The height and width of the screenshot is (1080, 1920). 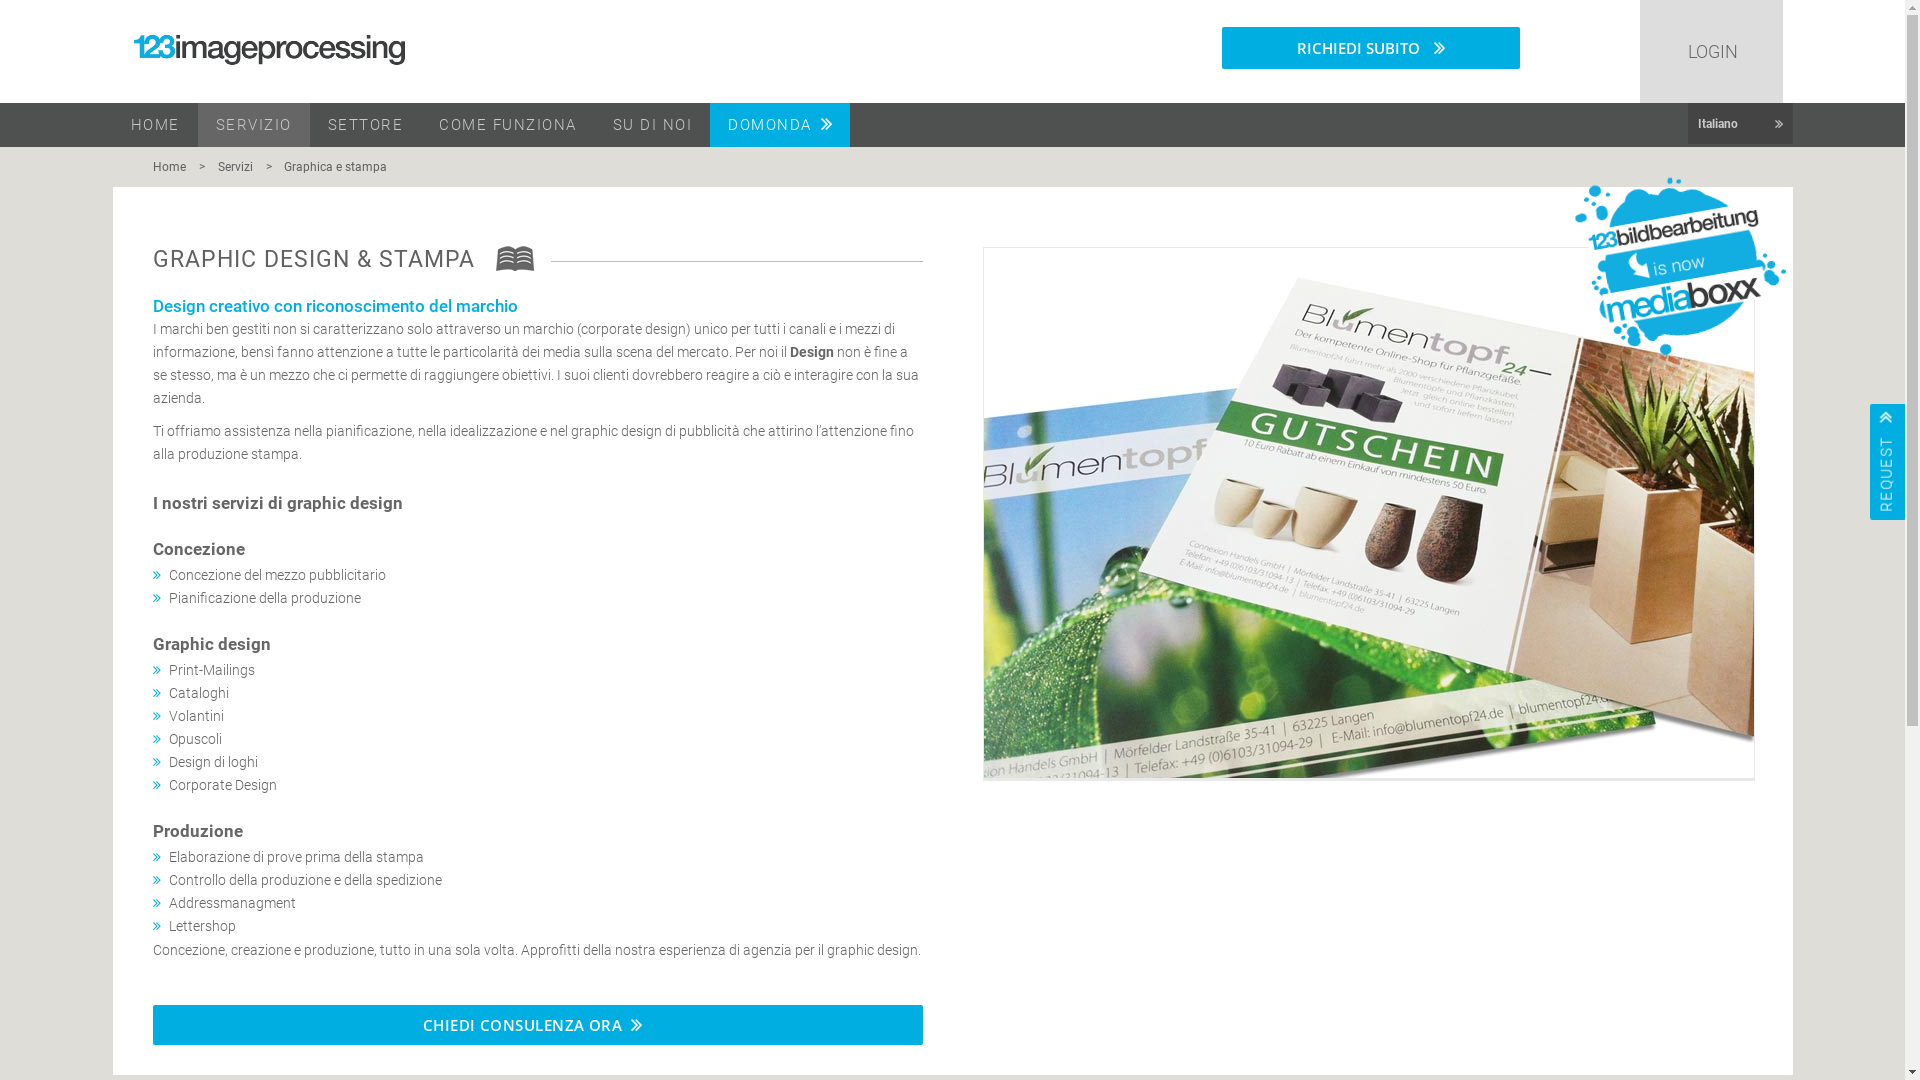 I want to click on 'COME FUNZIONA', so click(x=508, y=124).